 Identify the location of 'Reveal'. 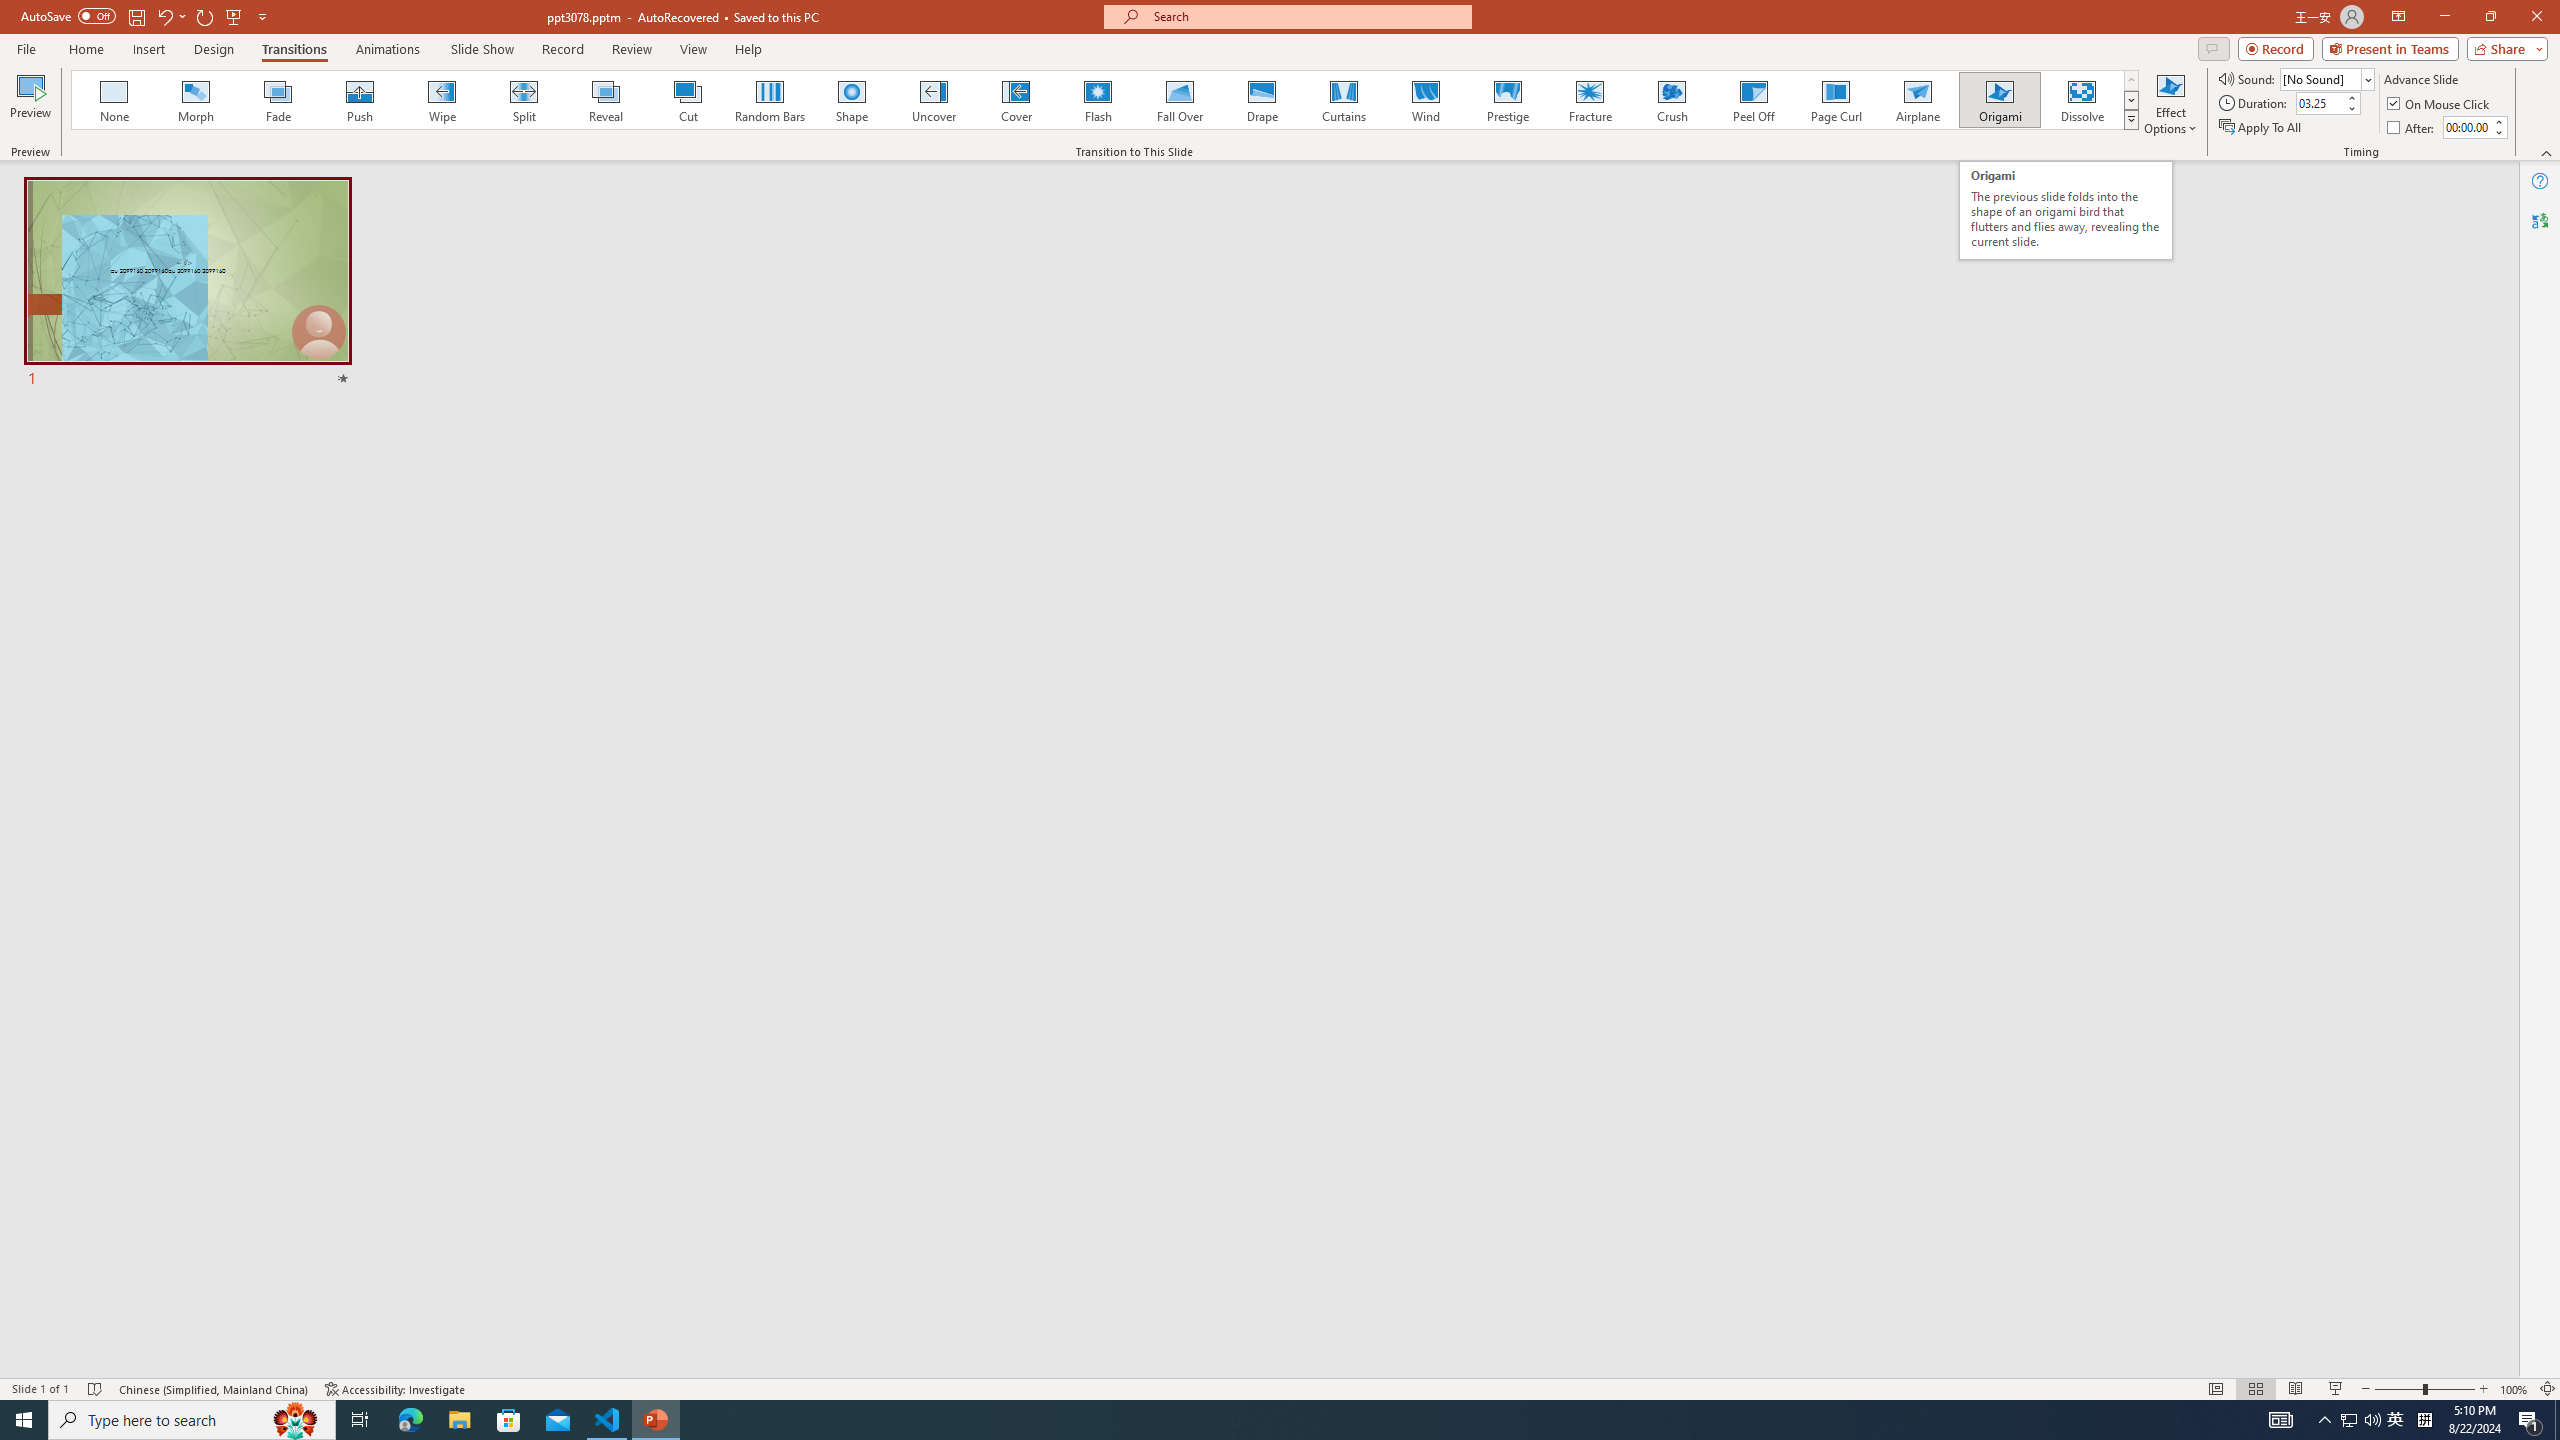
(606, 99).